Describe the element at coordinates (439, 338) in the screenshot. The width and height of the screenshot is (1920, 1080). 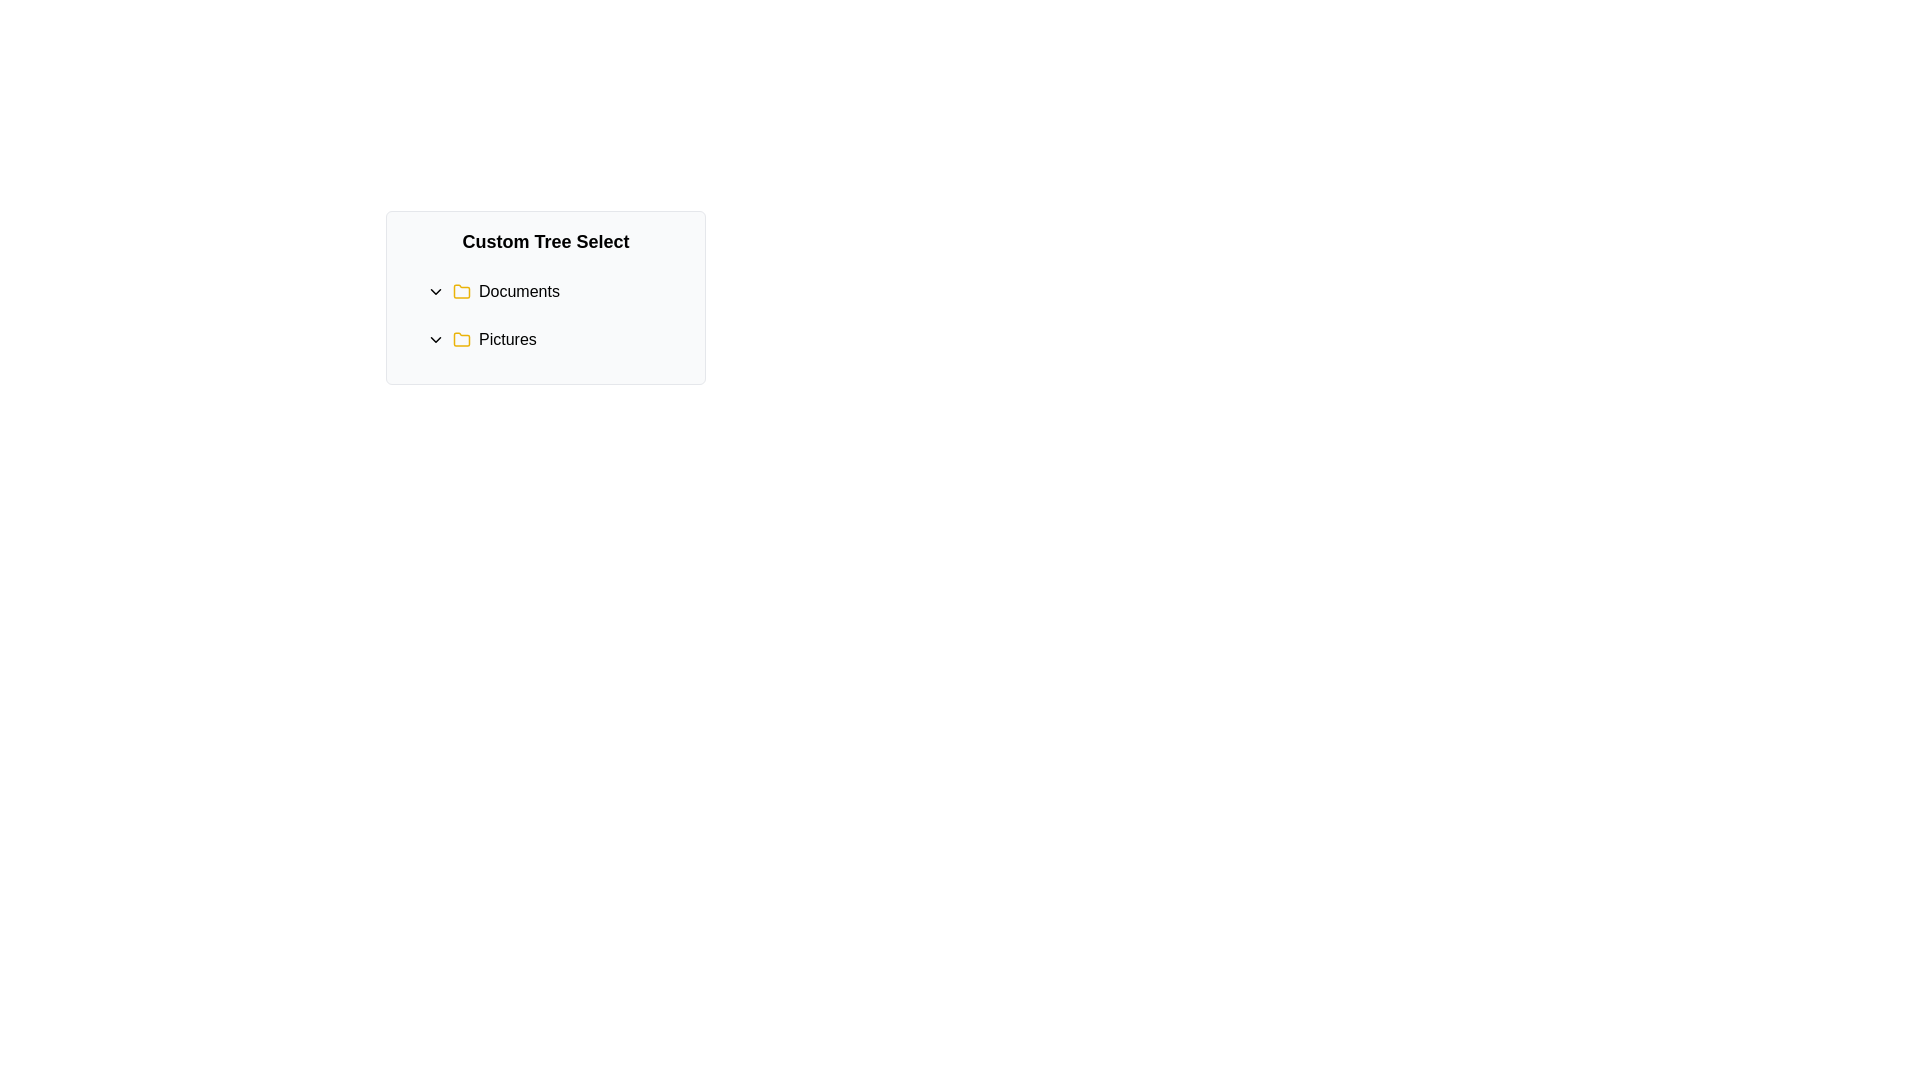
I see `the Chevron Icon (Indicator)` at that location.